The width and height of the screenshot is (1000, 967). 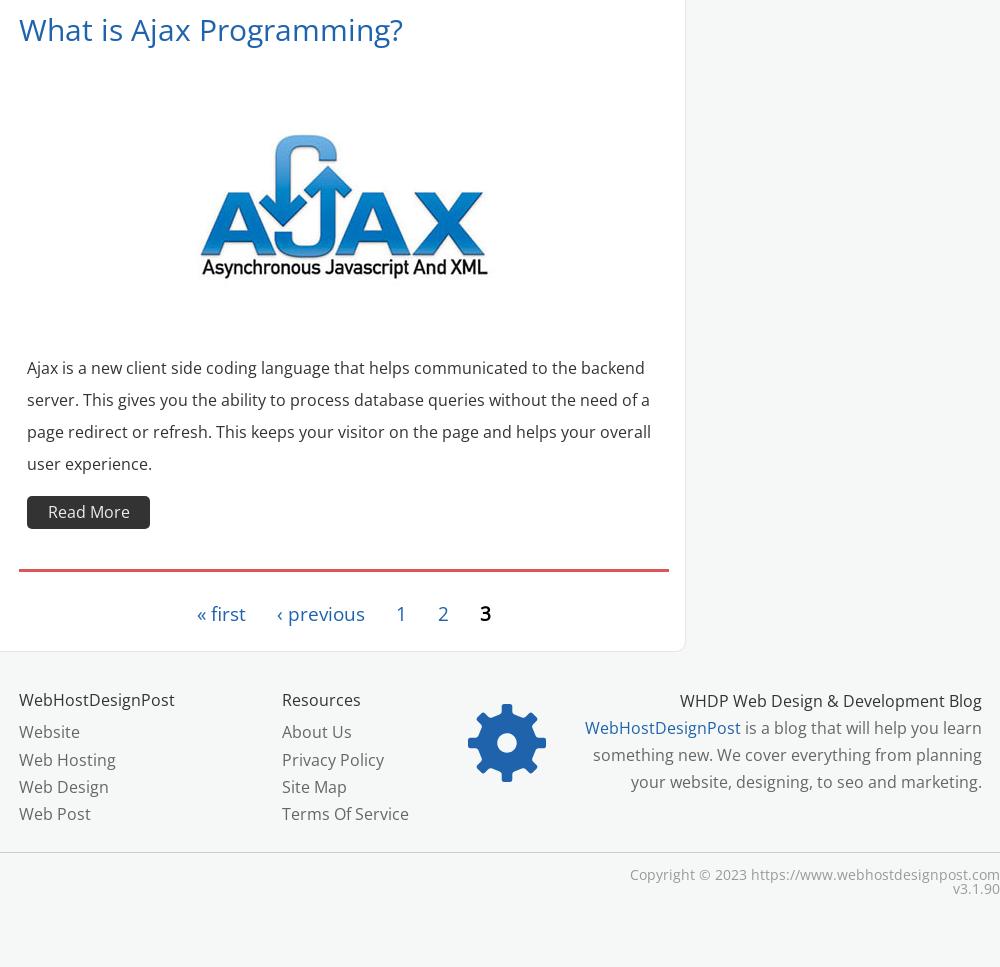 What do you see at coordinates (87, 511) in the screenshot?
I see `'Read More'` at bounding box center [87, 511].